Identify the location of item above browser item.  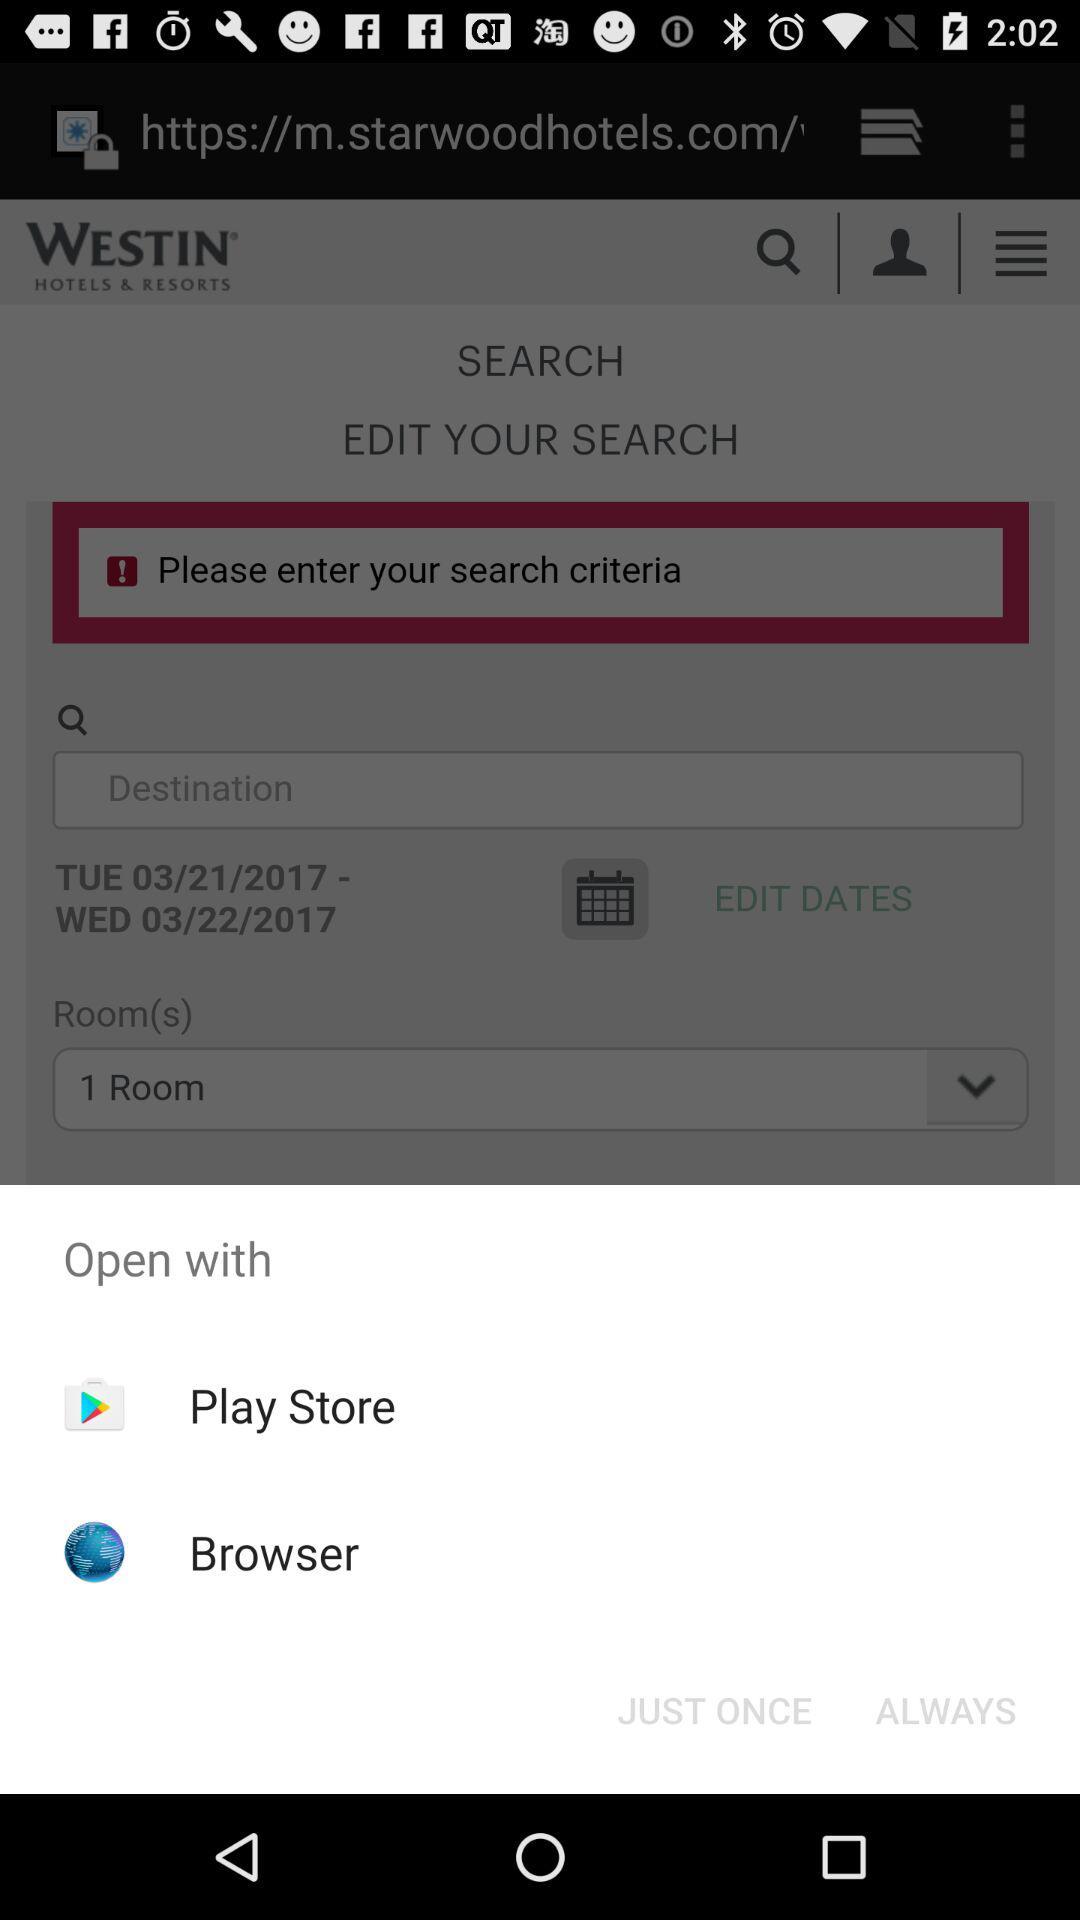
(292, 1404).